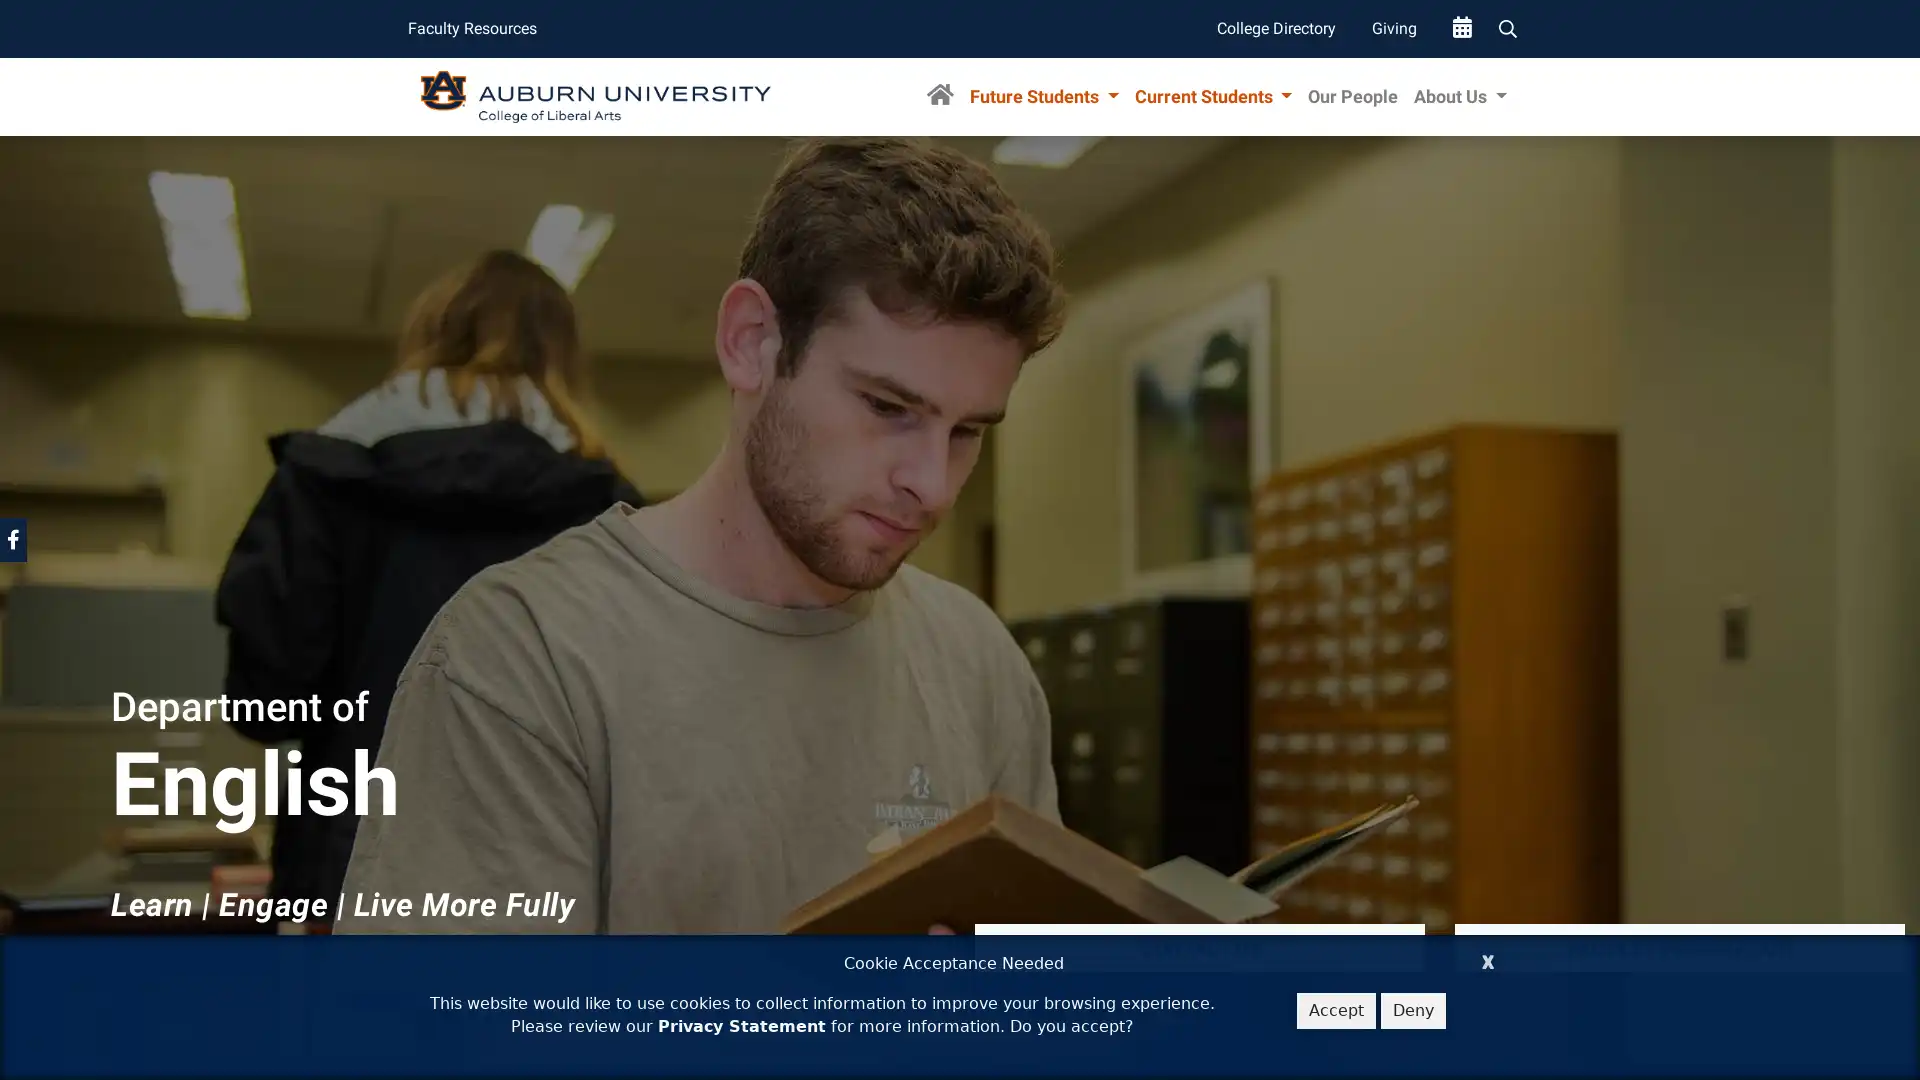 The width and height of the screenshot is (1920, 1080). Describe the element at coordinates (1336, 1010) in the screenshot. I see `Accept` at that location.